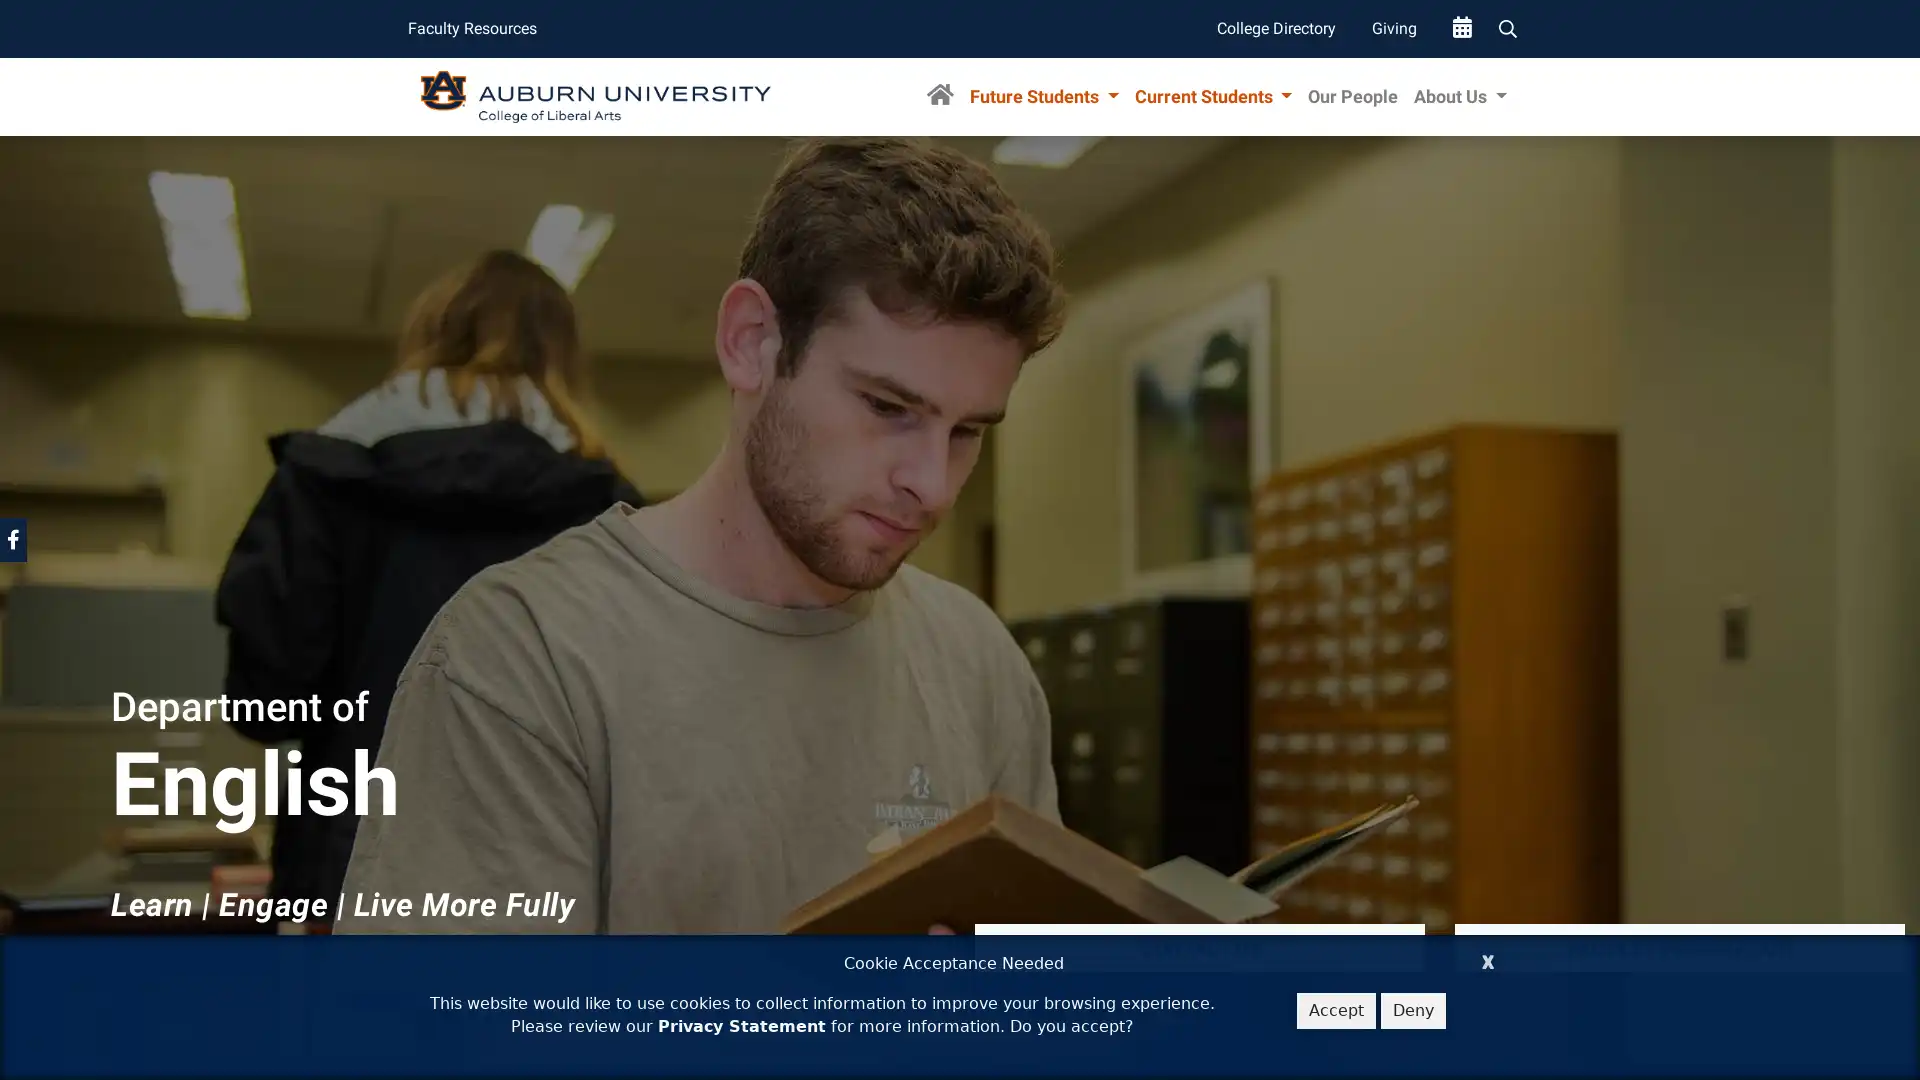 The width and height of the screenshot is (1920, 1080). Describe the element at coordinates (1336, 1010) in the screenshot. I see `Accept` at that location.